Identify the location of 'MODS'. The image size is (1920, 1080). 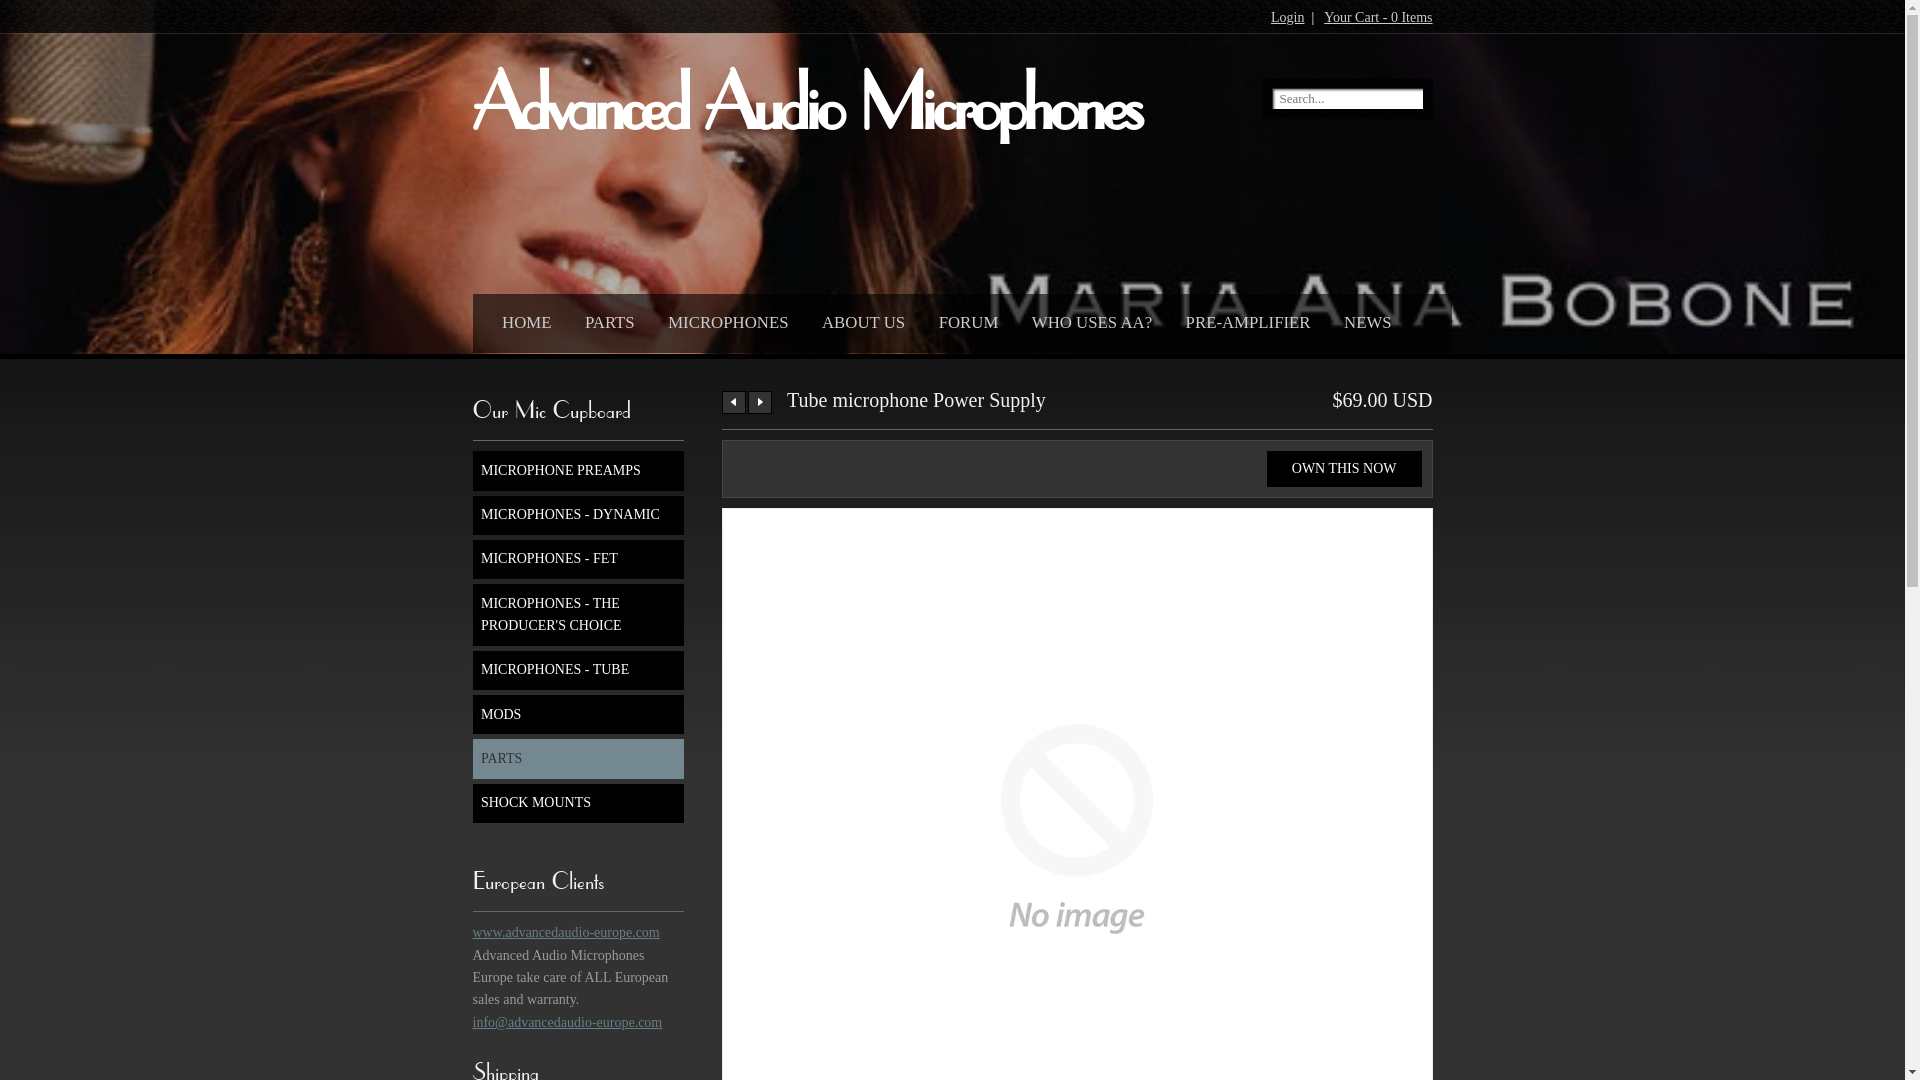
(470, 713).